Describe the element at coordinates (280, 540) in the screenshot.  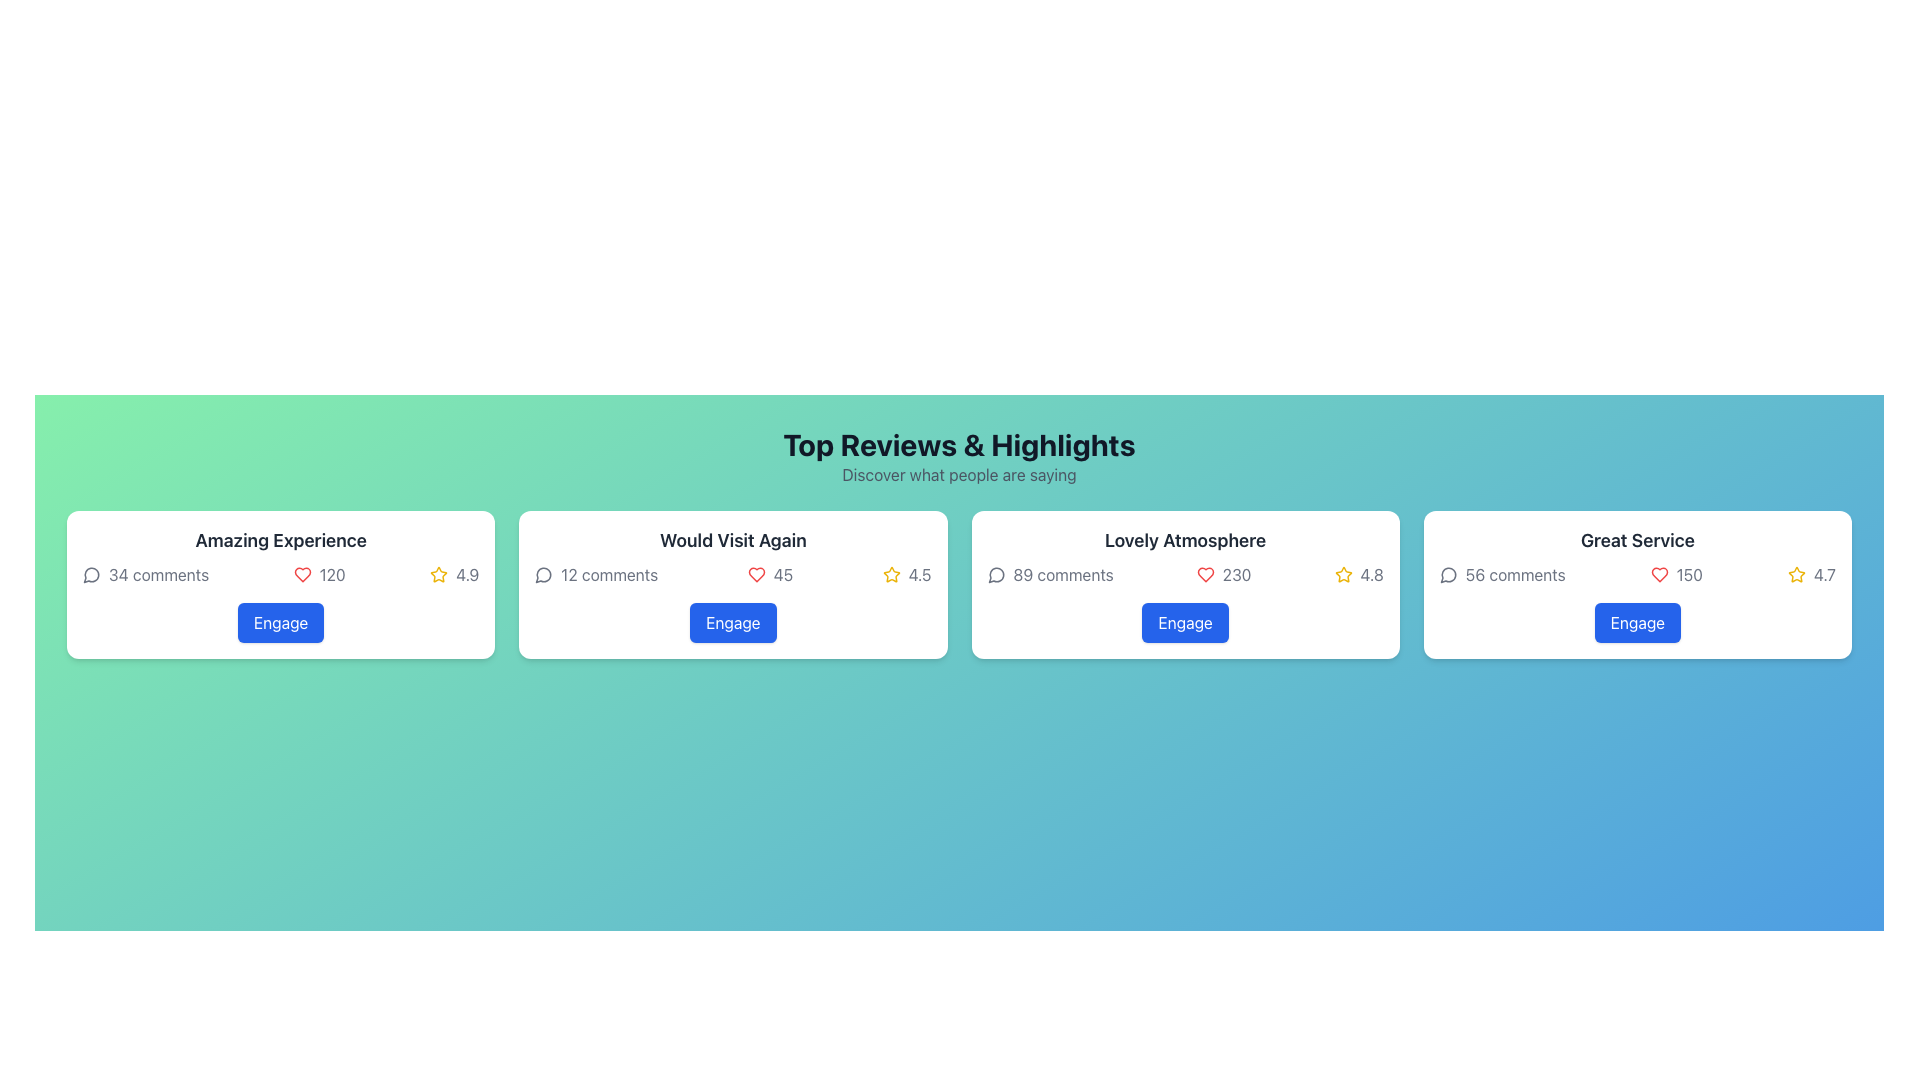
I see `title text of the leftmost card, which is positioned at the top center of the card, above the comments, likes, and rating details` at that location.